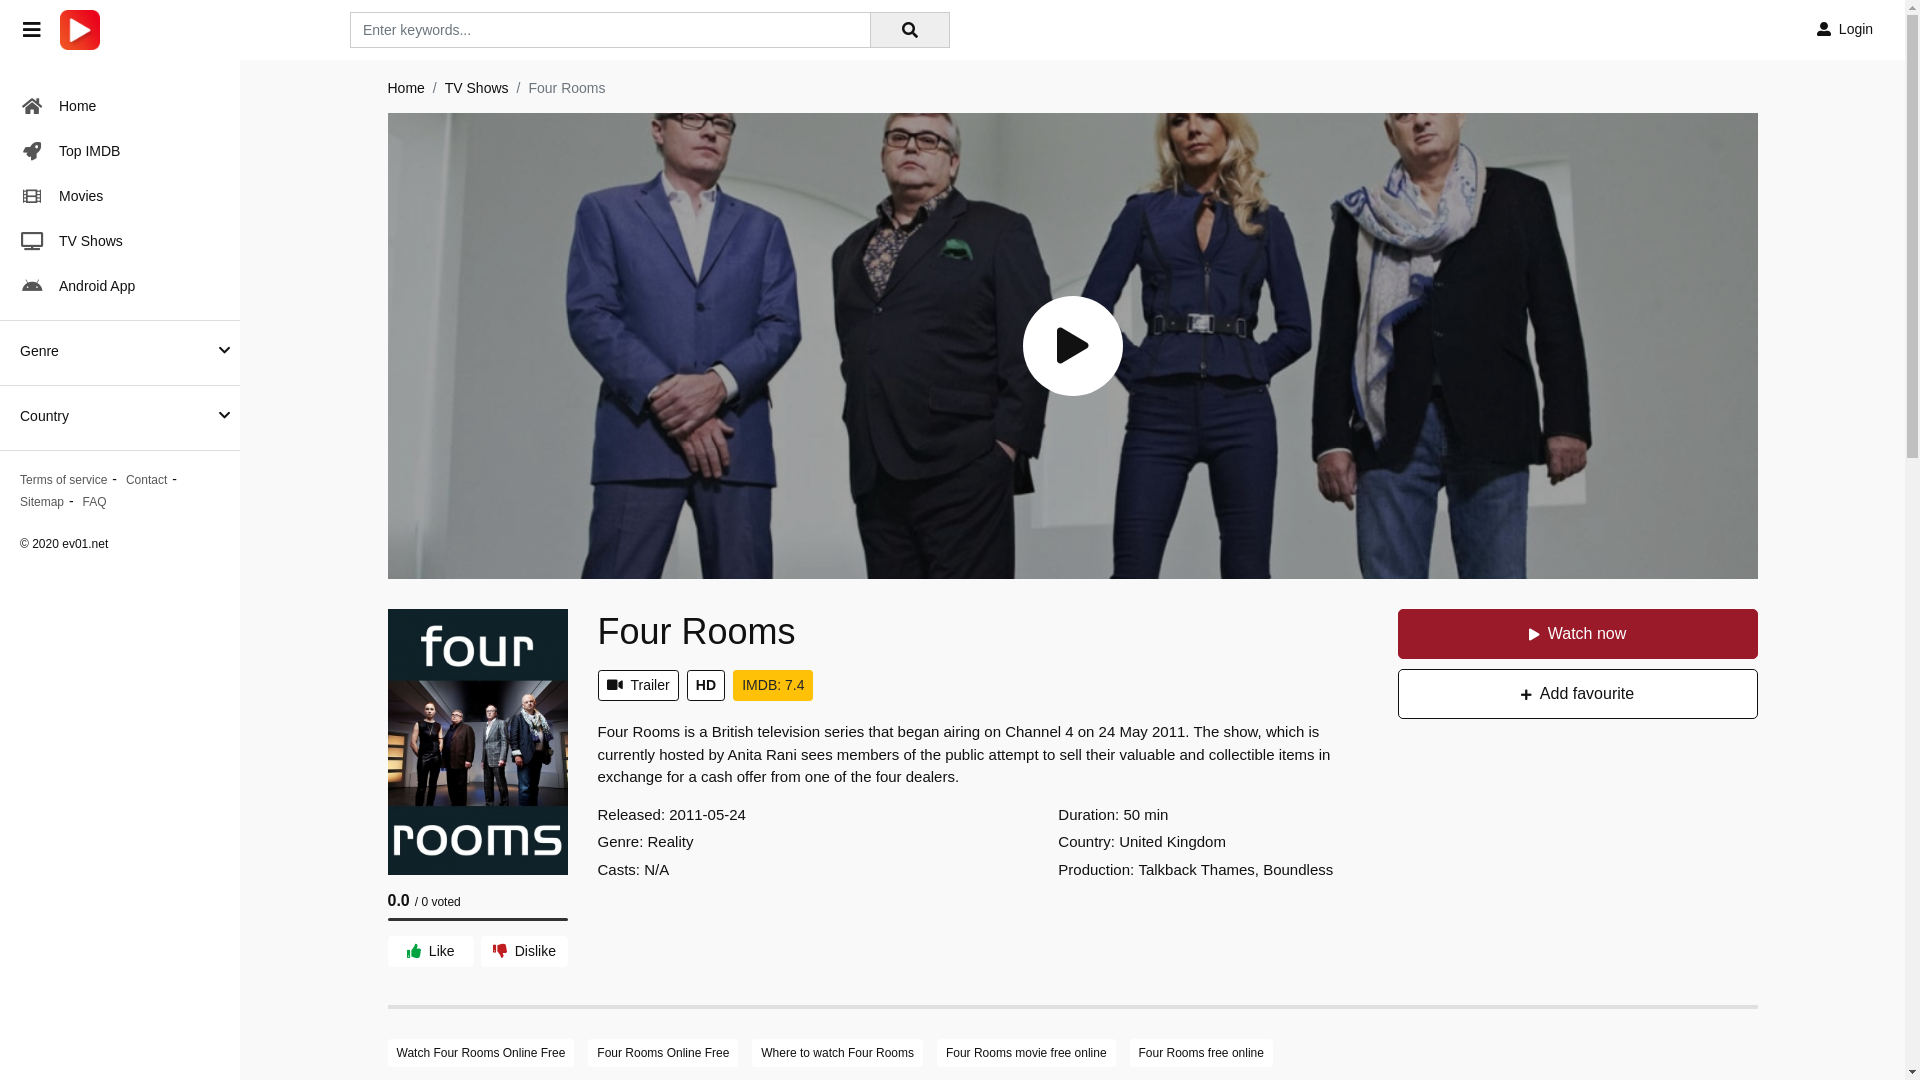 The image size is (1920, 1080). I want to click on 'Dislike', so click(480, 950).